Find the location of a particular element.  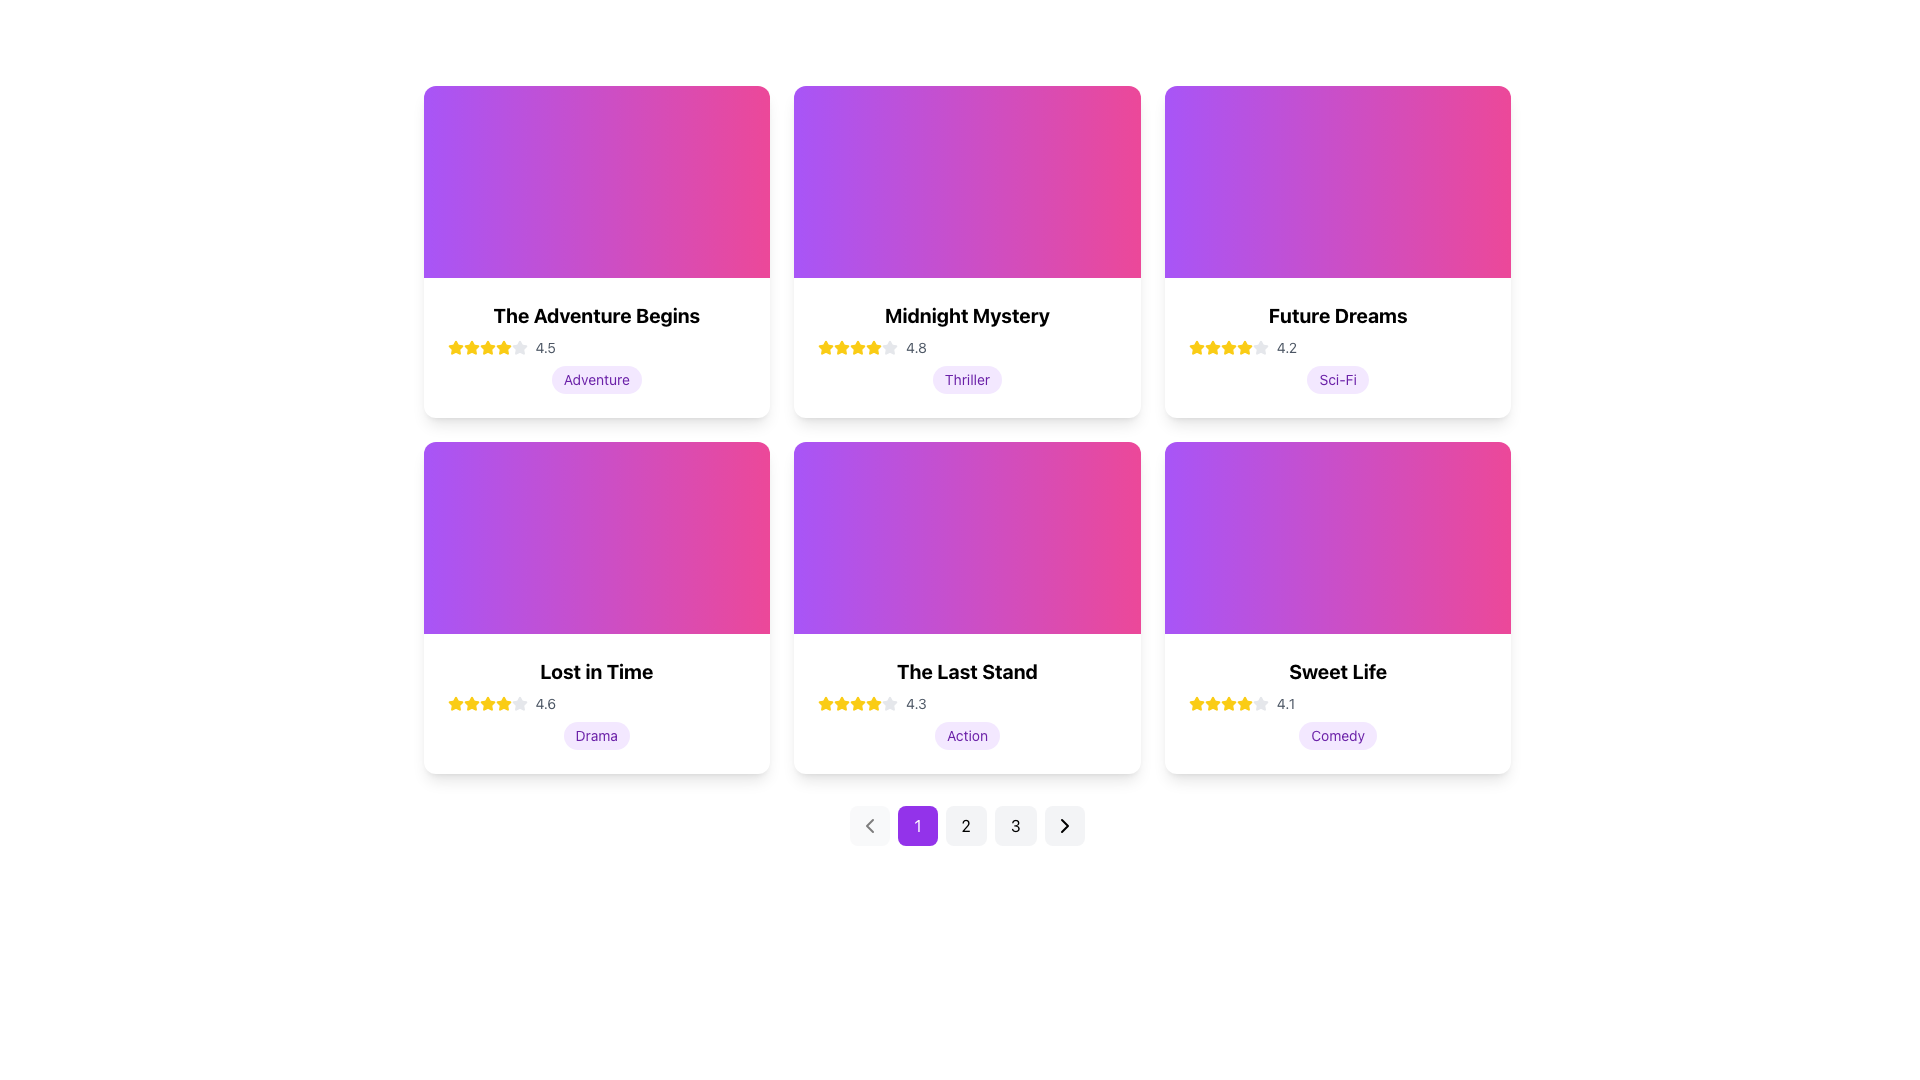

the fifth star icon representing the movie 'Sweet Life' from the fourth card in the second row is located at coordinates (1259, 702).